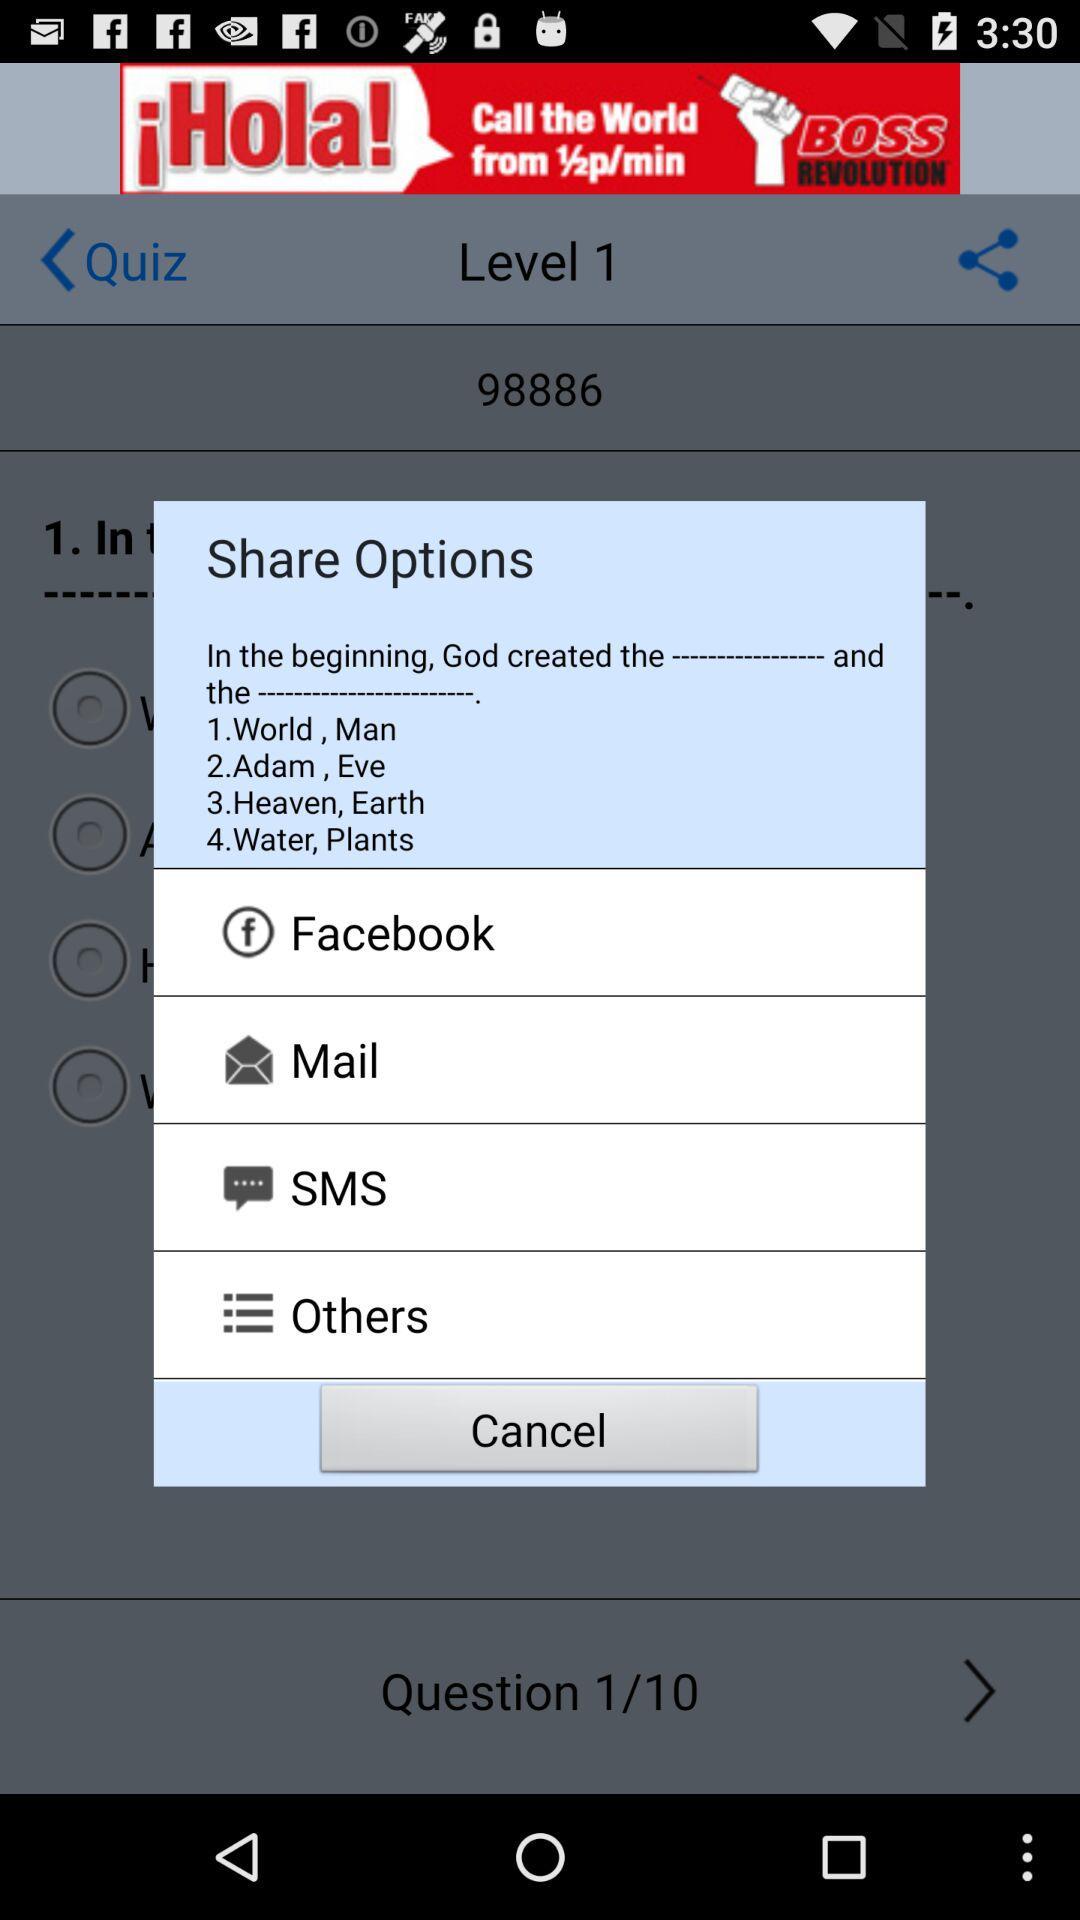 The width and height of the screenshot is (1080, 1920). I want to click on the arrow_backward icon, so click(56, 277).